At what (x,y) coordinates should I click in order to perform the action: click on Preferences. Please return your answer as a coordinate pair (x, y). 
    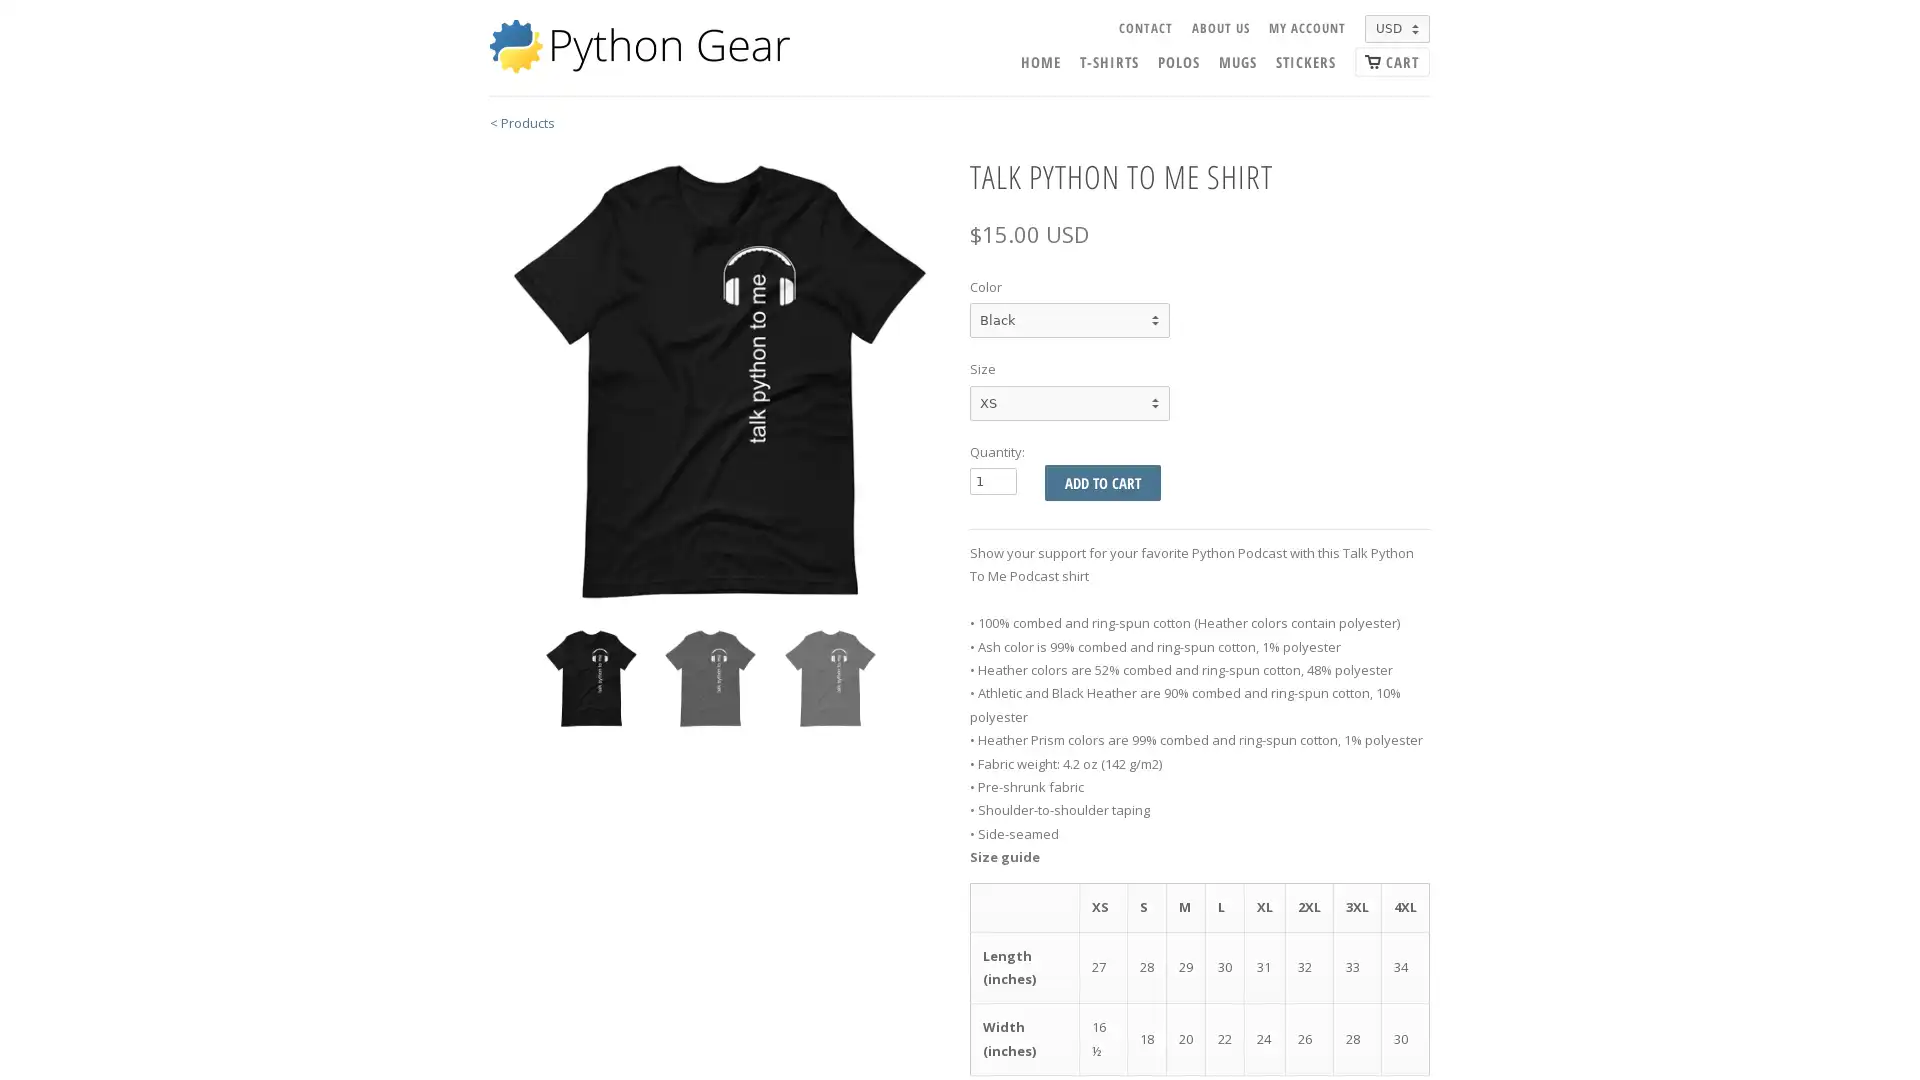
    Looking at the image, I should click on (1693, 1044).